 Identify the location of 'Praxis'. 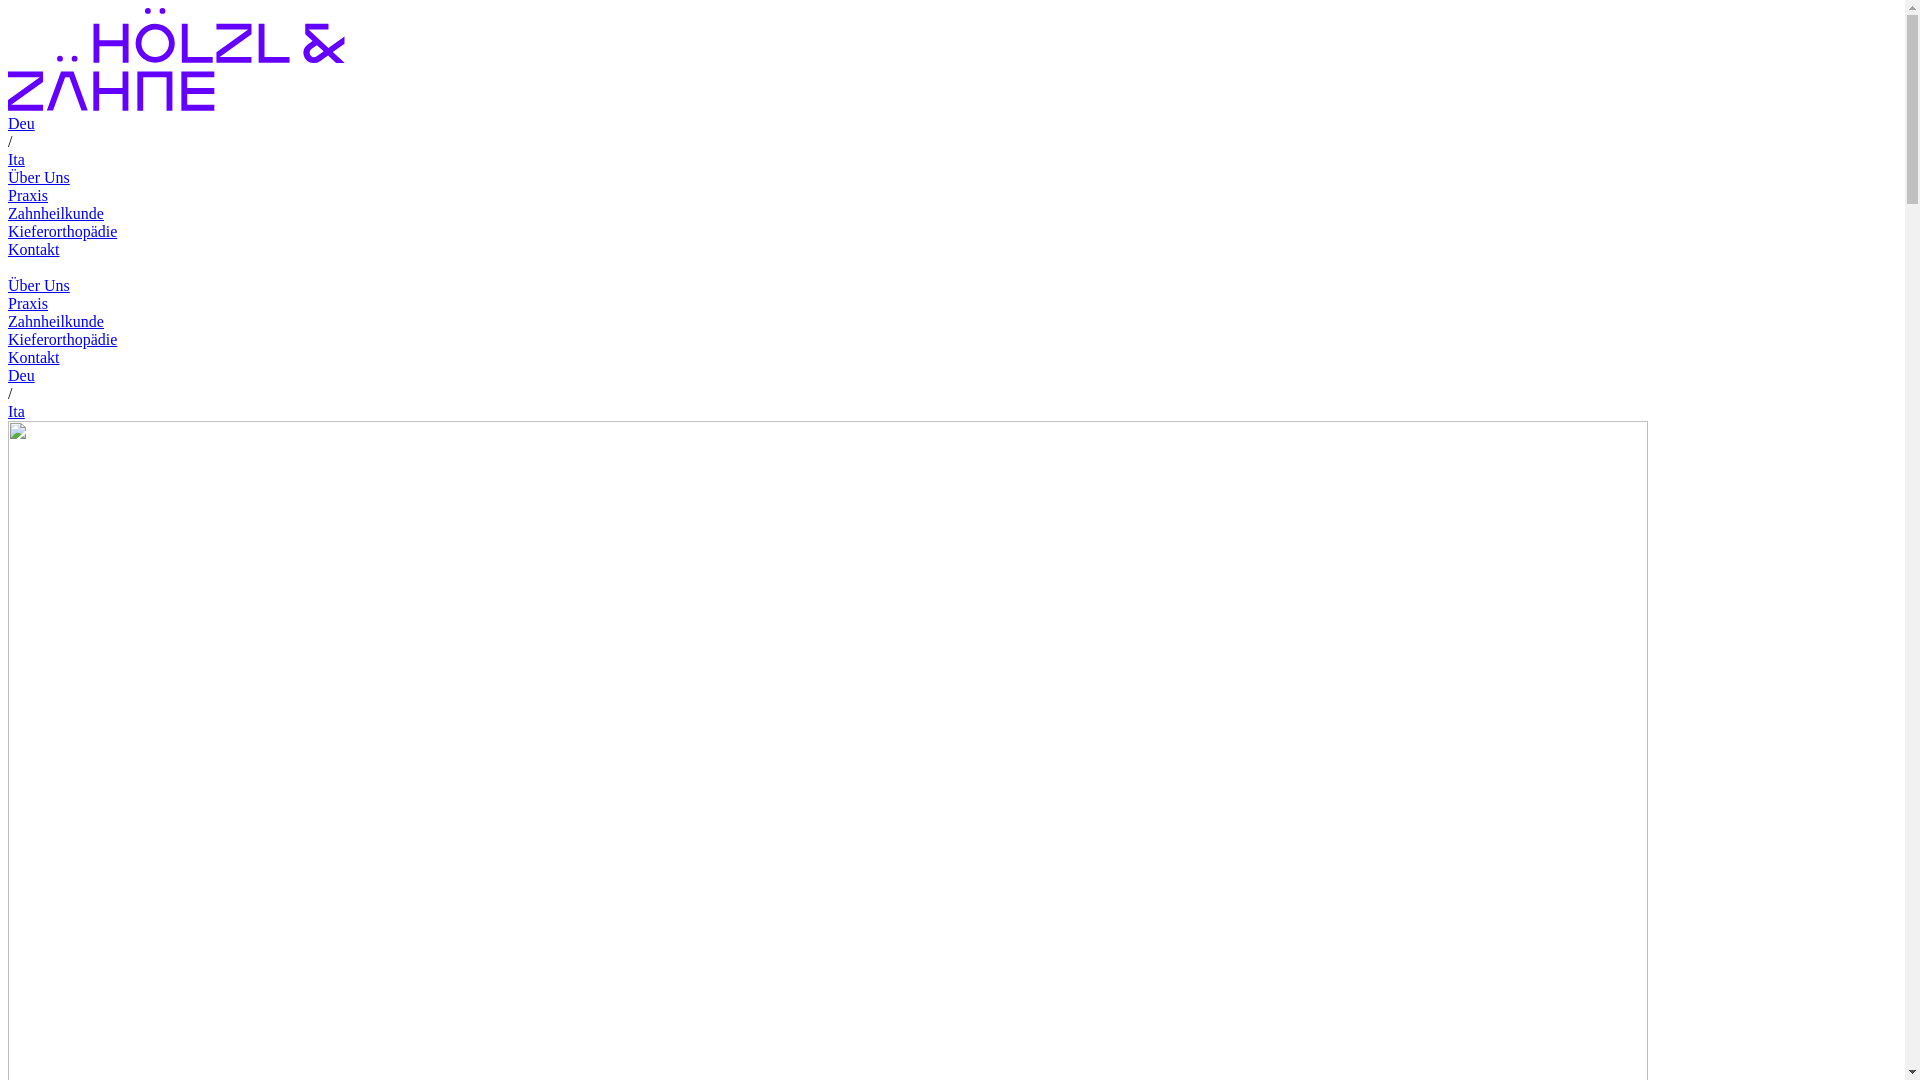
(28, 303).